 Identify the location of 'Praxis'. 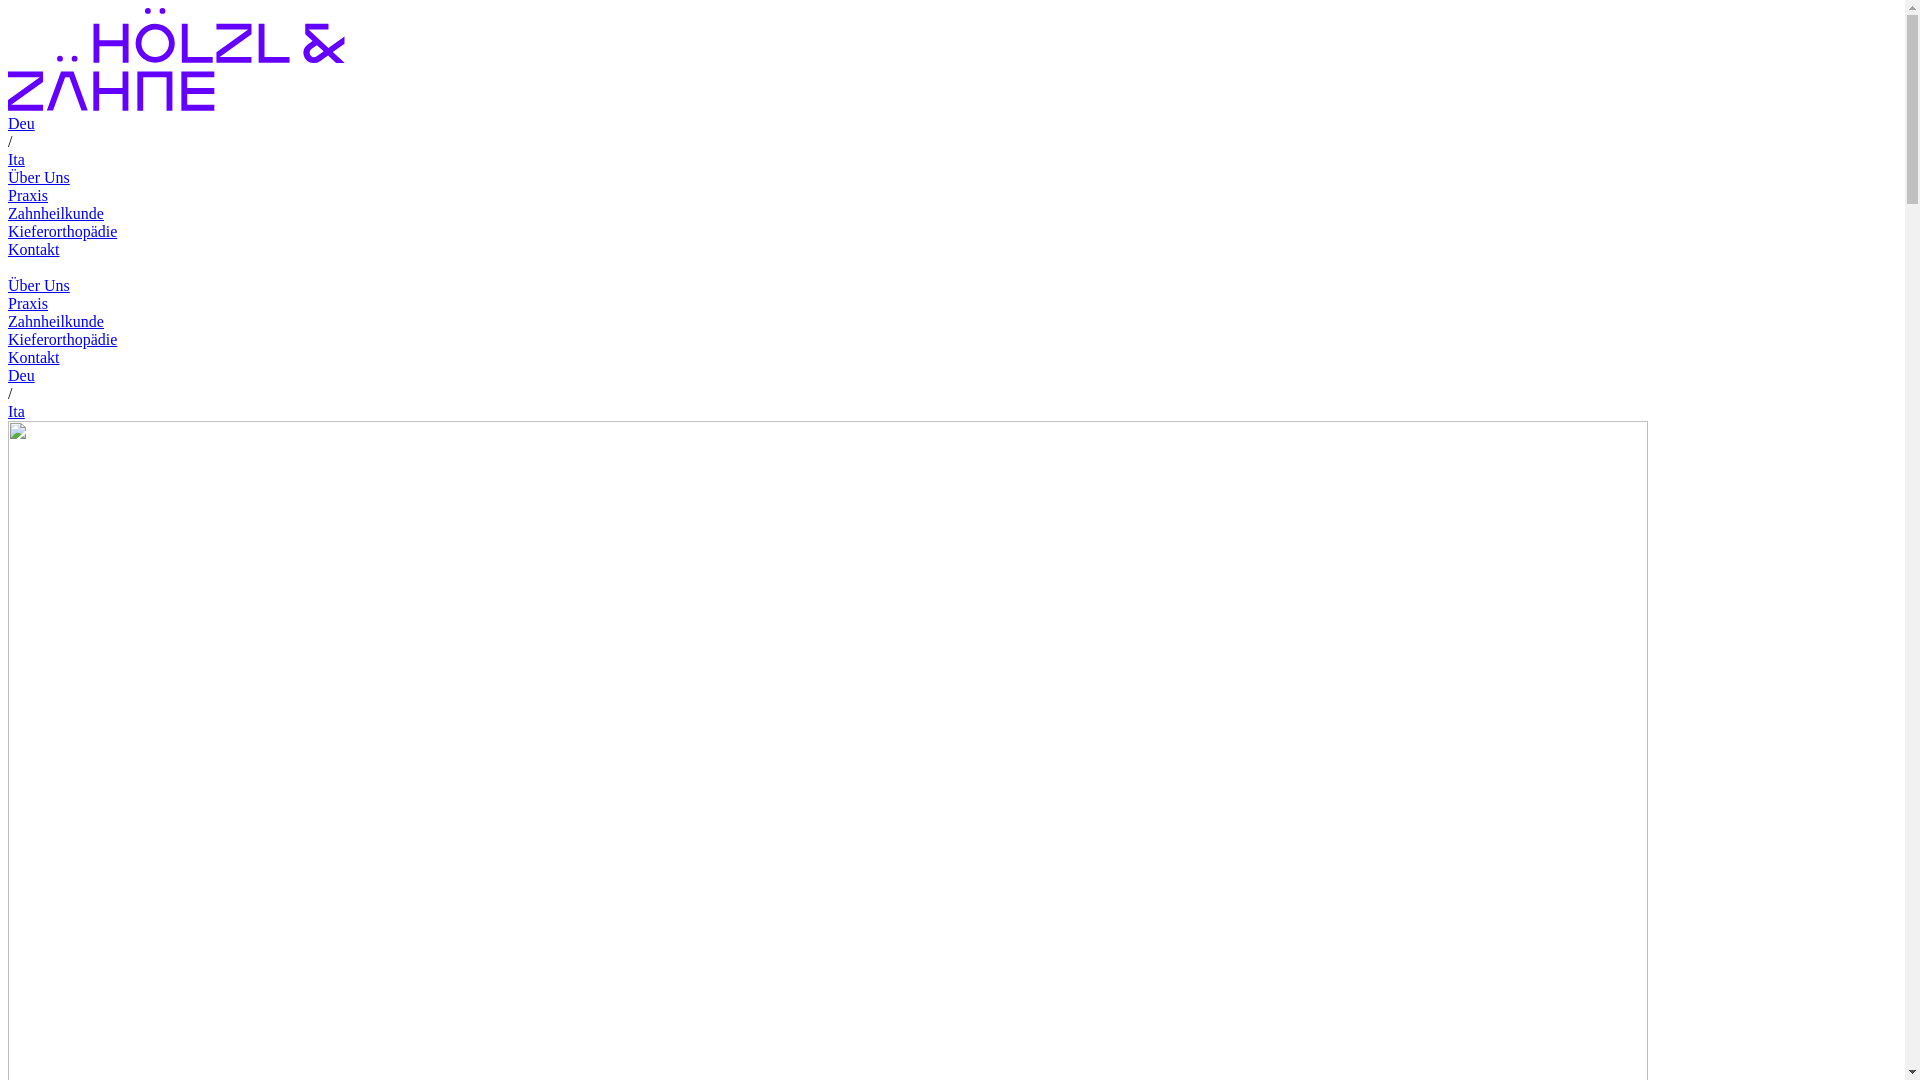
(28, 303).